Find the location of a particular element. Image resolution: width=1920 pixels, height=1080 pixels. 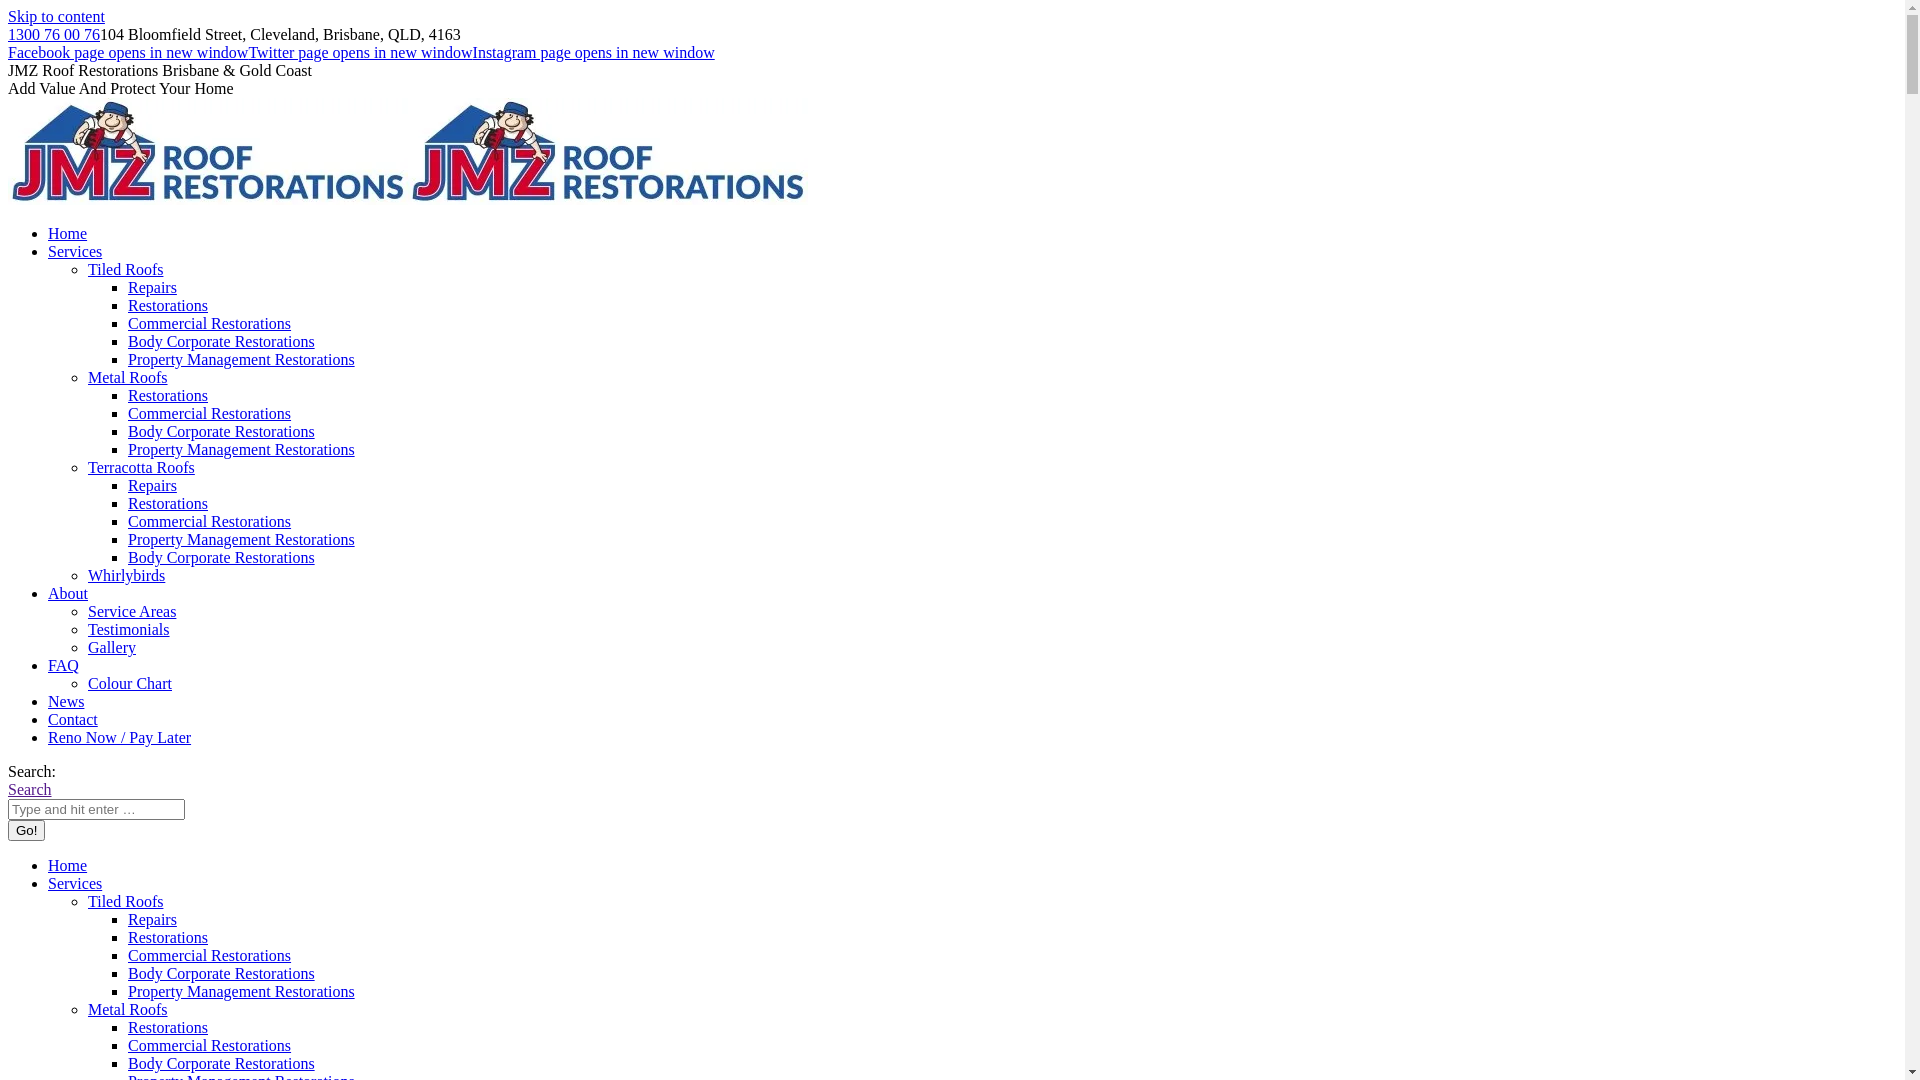

'Instagram page opens in new window' is located at coordinates (593, 51).